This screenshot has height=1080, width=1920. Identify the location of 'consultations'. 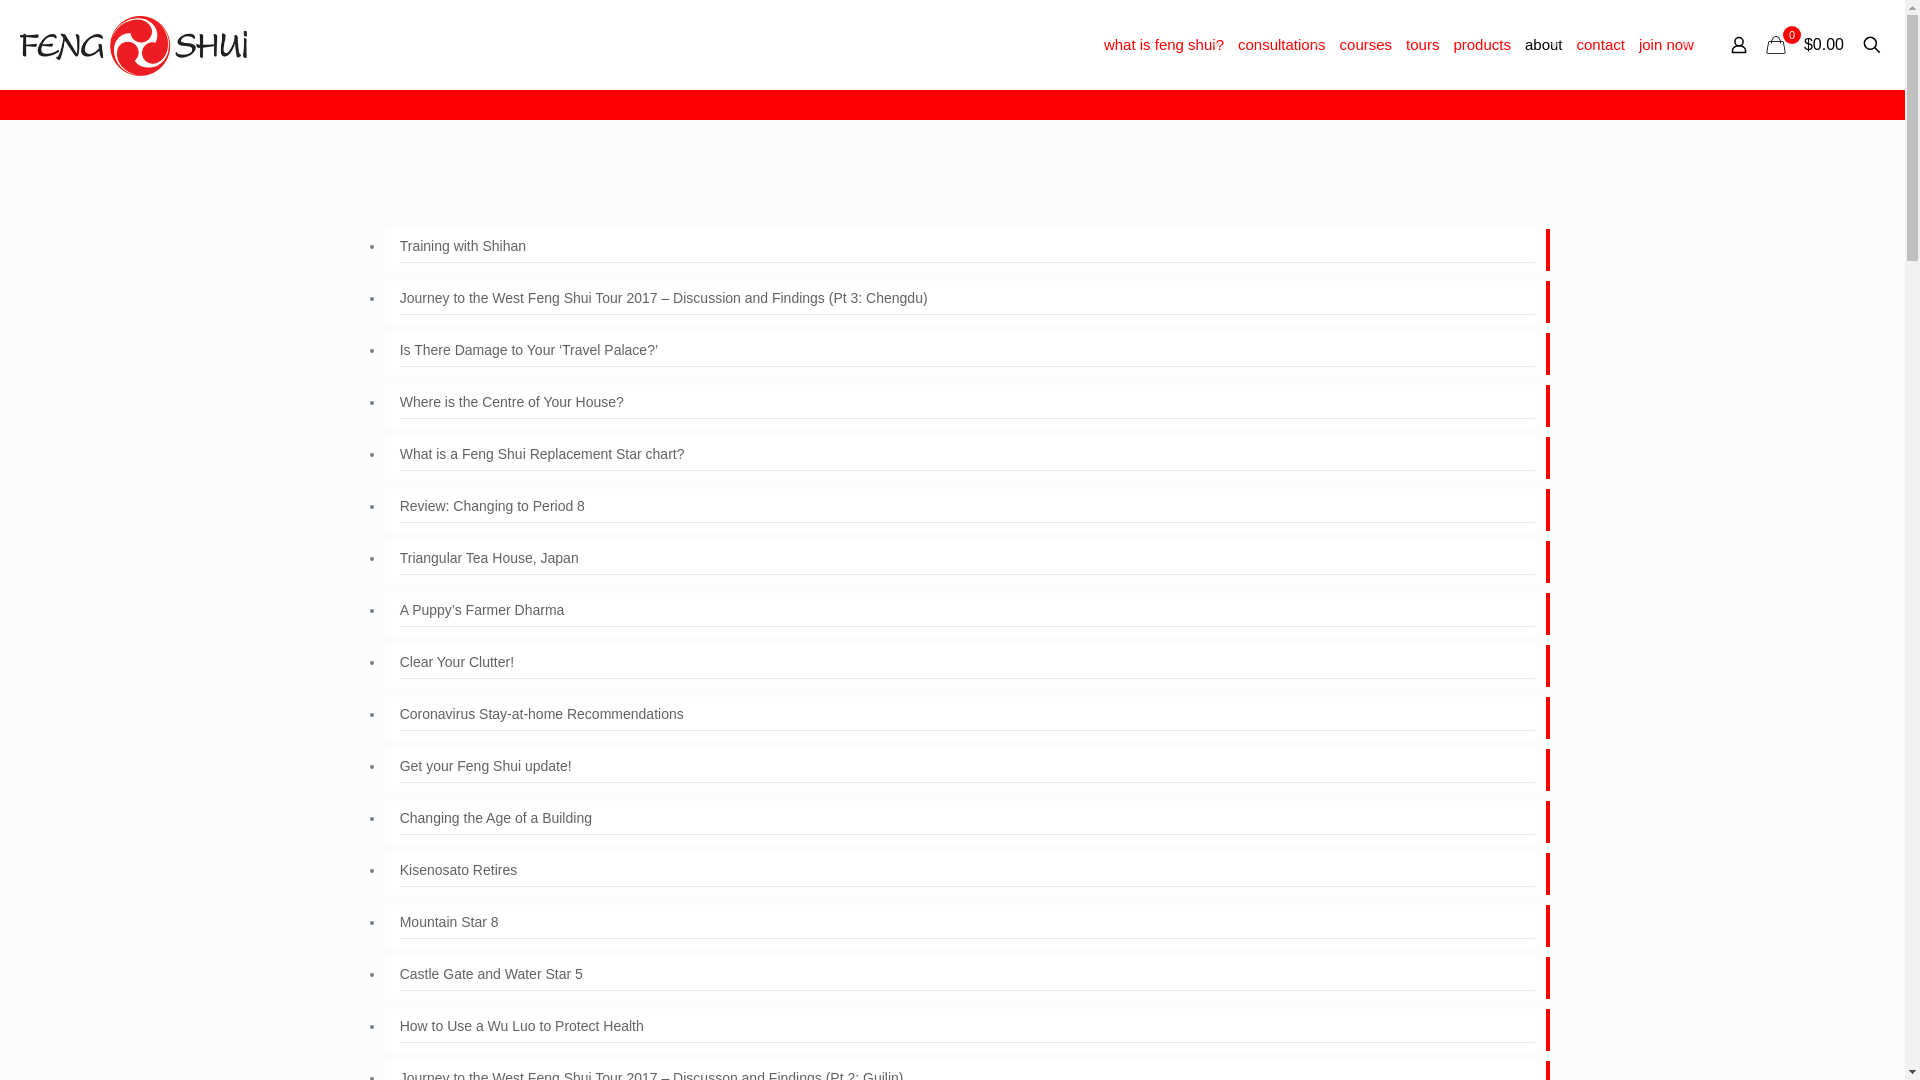
(1229, 45).